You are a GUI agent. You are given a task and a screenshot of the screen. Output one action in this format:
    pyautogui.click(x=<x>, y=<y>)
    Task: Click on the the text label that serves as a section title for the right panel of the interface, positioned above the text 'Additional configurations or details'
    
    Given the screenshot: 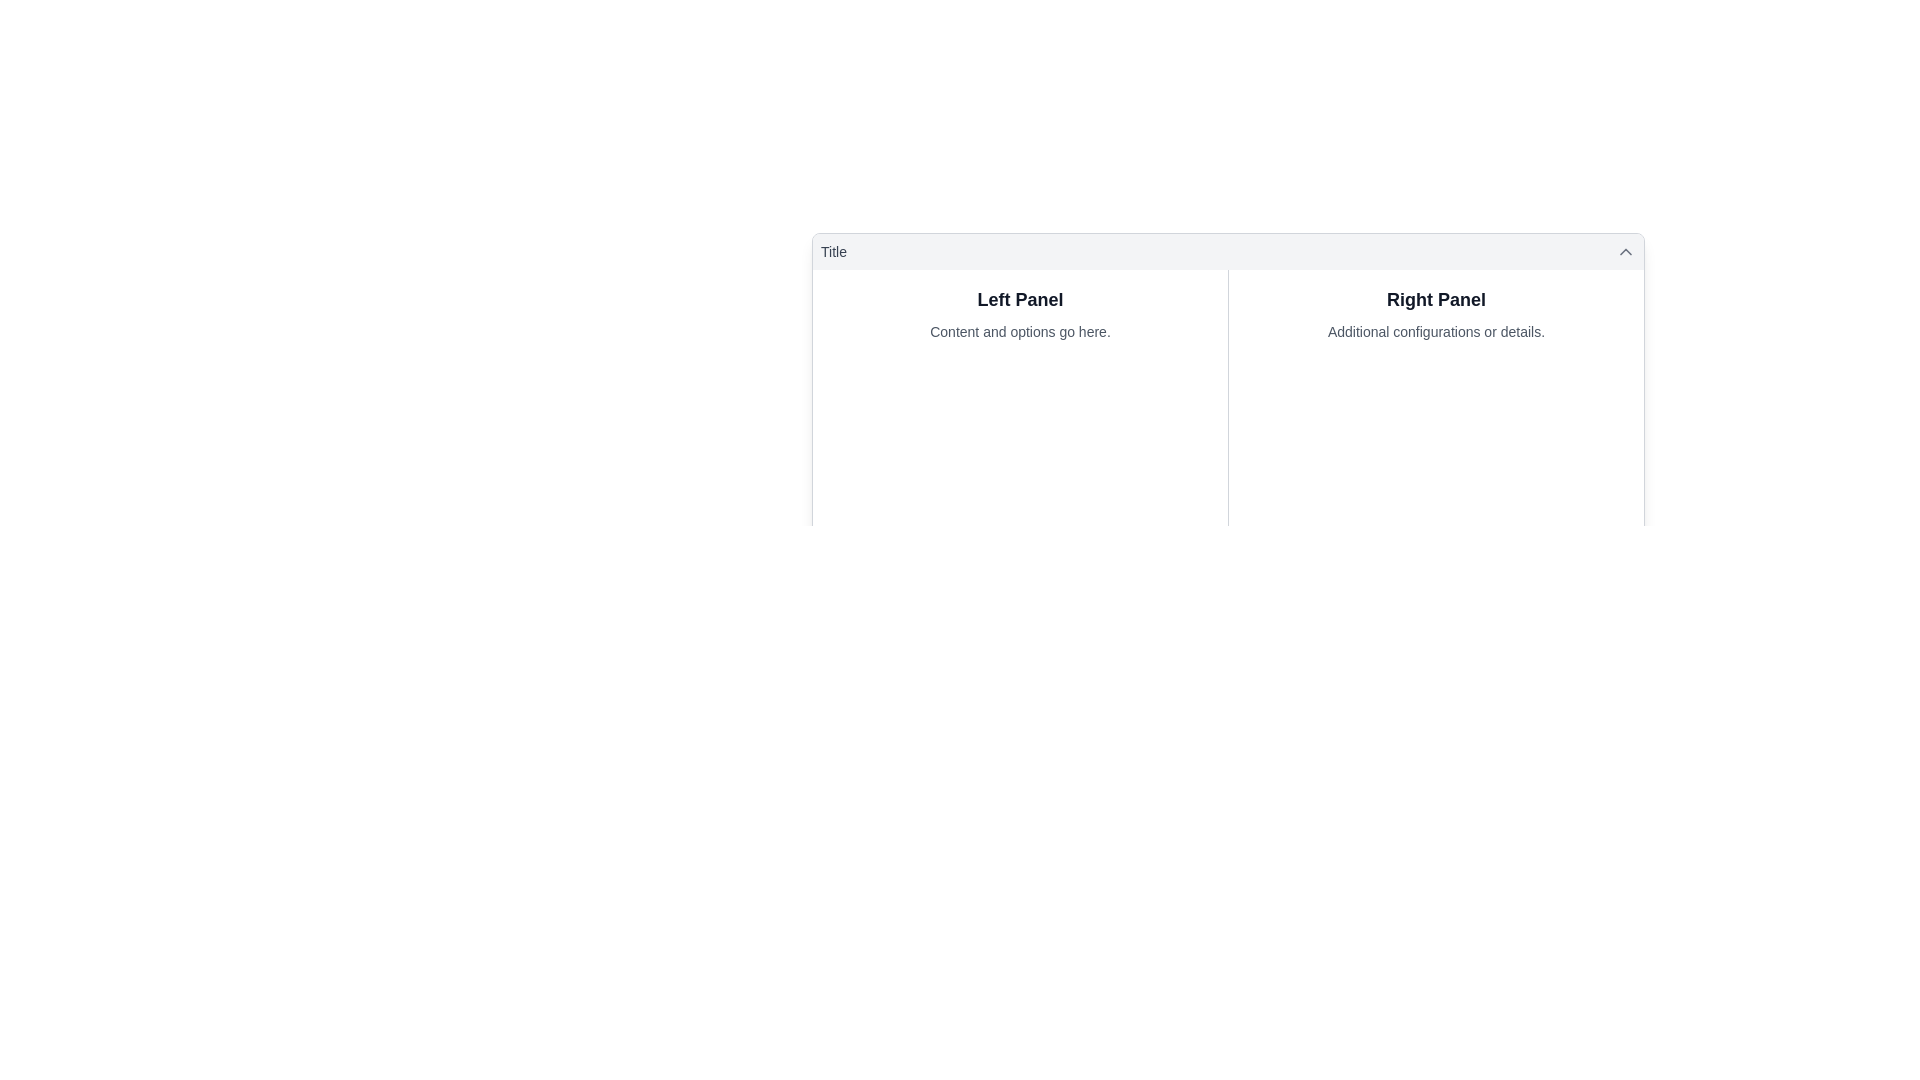 What is the action you would take?
    pyautogui.click(x=1435, y=300)
    